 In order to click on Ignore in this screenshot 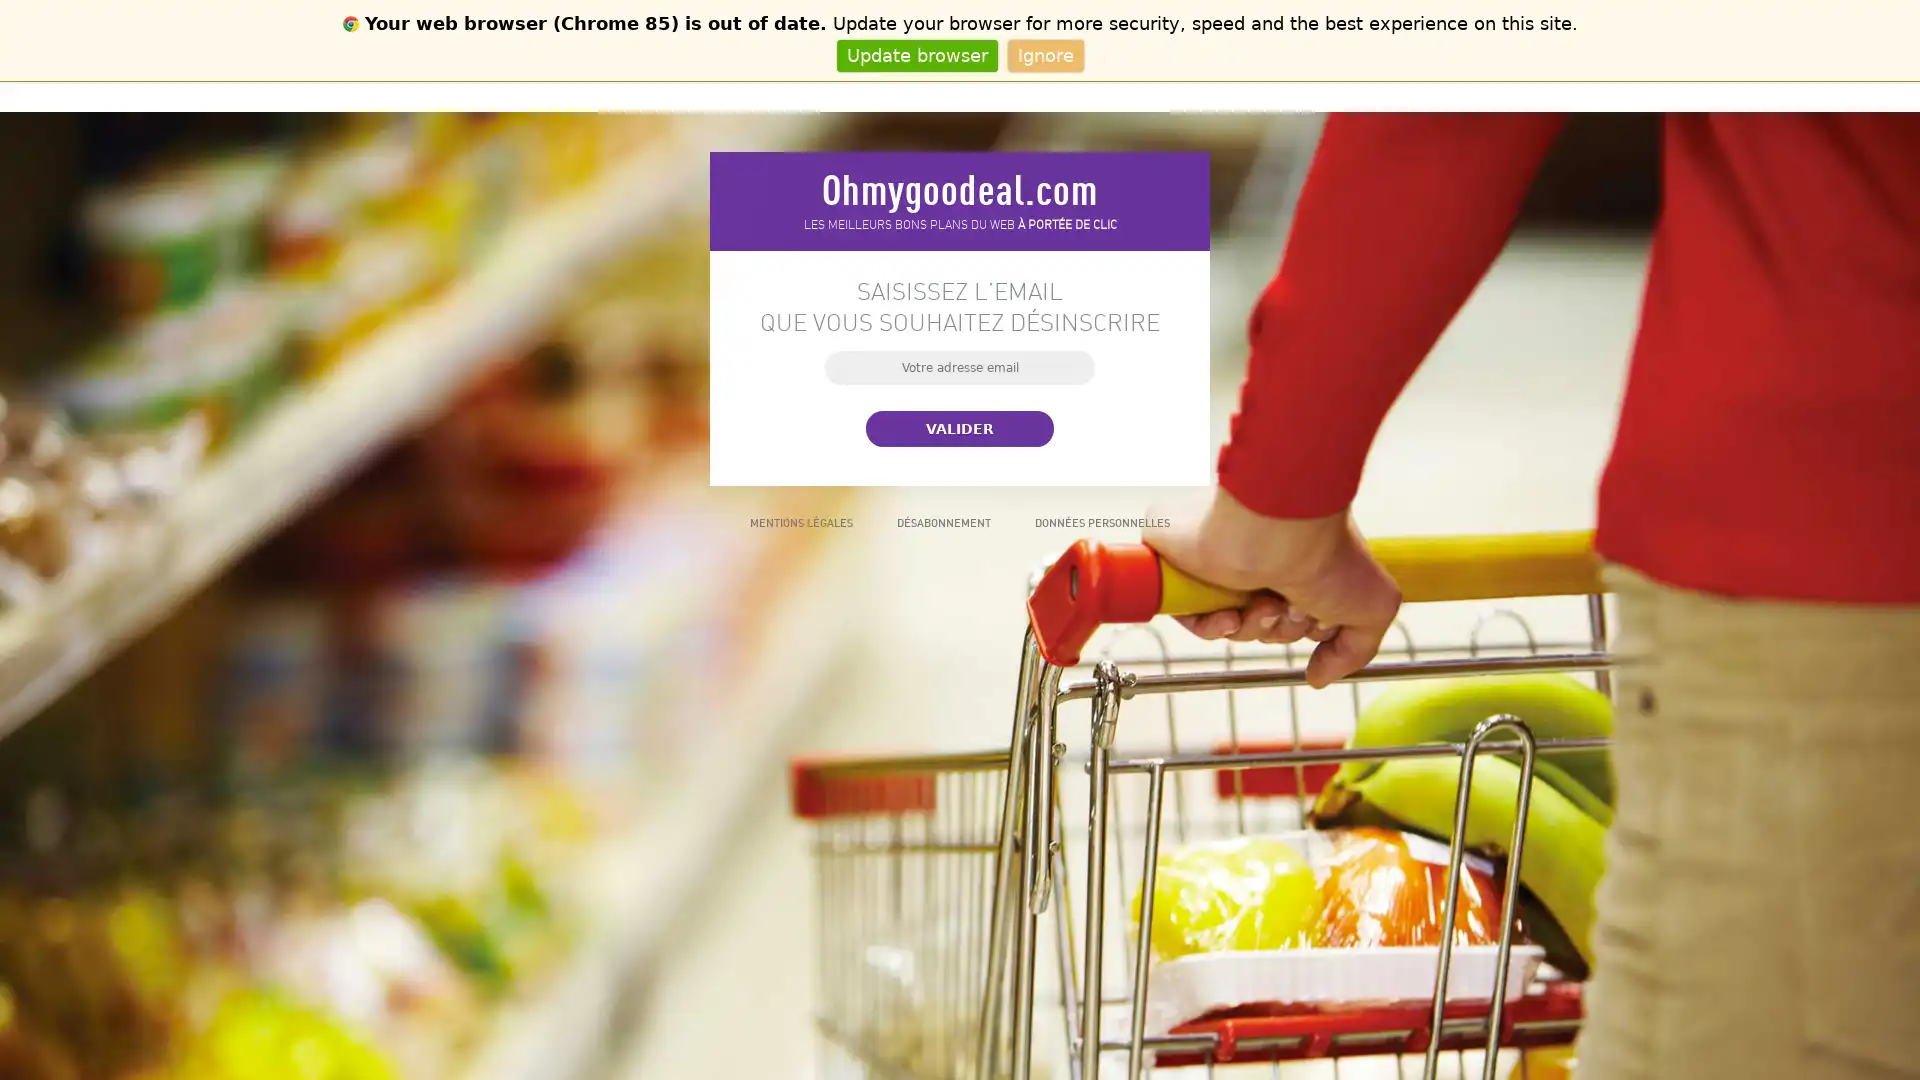, I will do `click(1044, 54)`.